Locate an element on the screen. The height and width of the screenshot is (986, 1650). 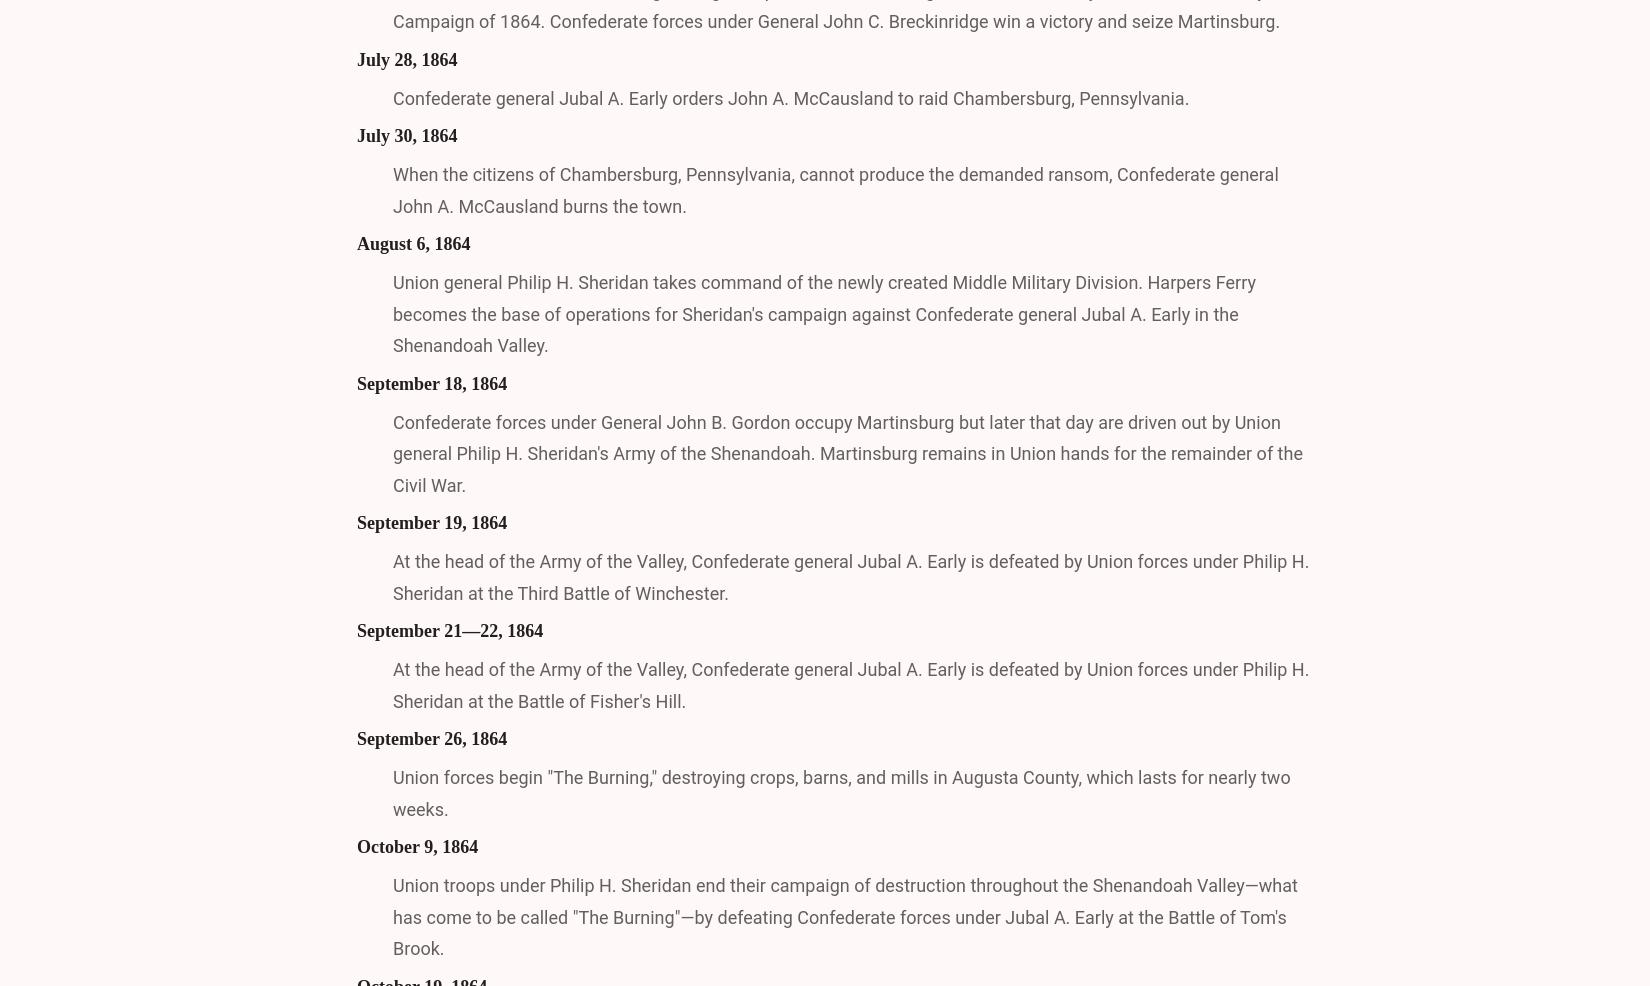
'Union troops under Philip H. Sheridan end their campaign of destruction throughout the Shenandoah Valley—what has come to be called "The Burning"—by defeating Confederate forces under Jubal A. Early at the Battle of Tom's Brook.' is located at coordinates (844, 916).